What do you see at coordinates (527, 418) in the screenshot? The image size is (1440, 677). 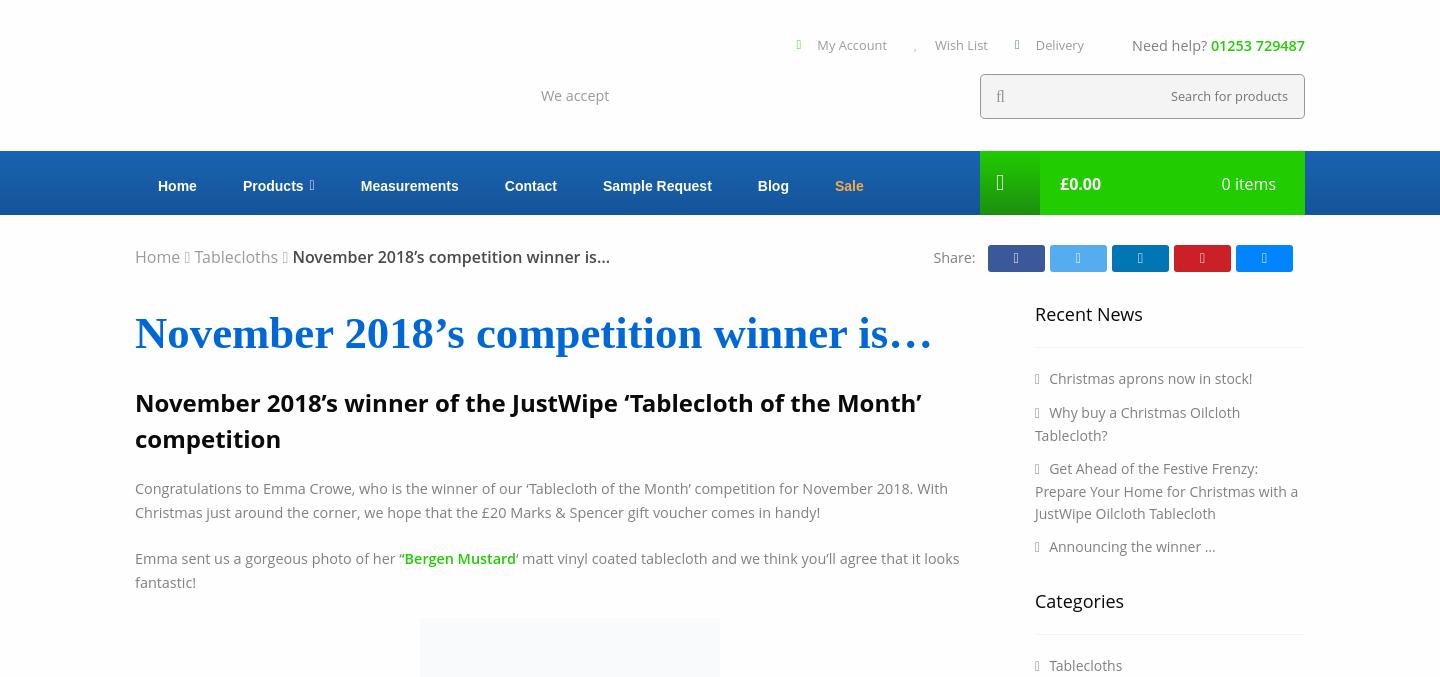 I see `'November 2018’s winner of the JustWipe ‘Tablecloth of the Month’ competition'` at bounding box center [527, 418].